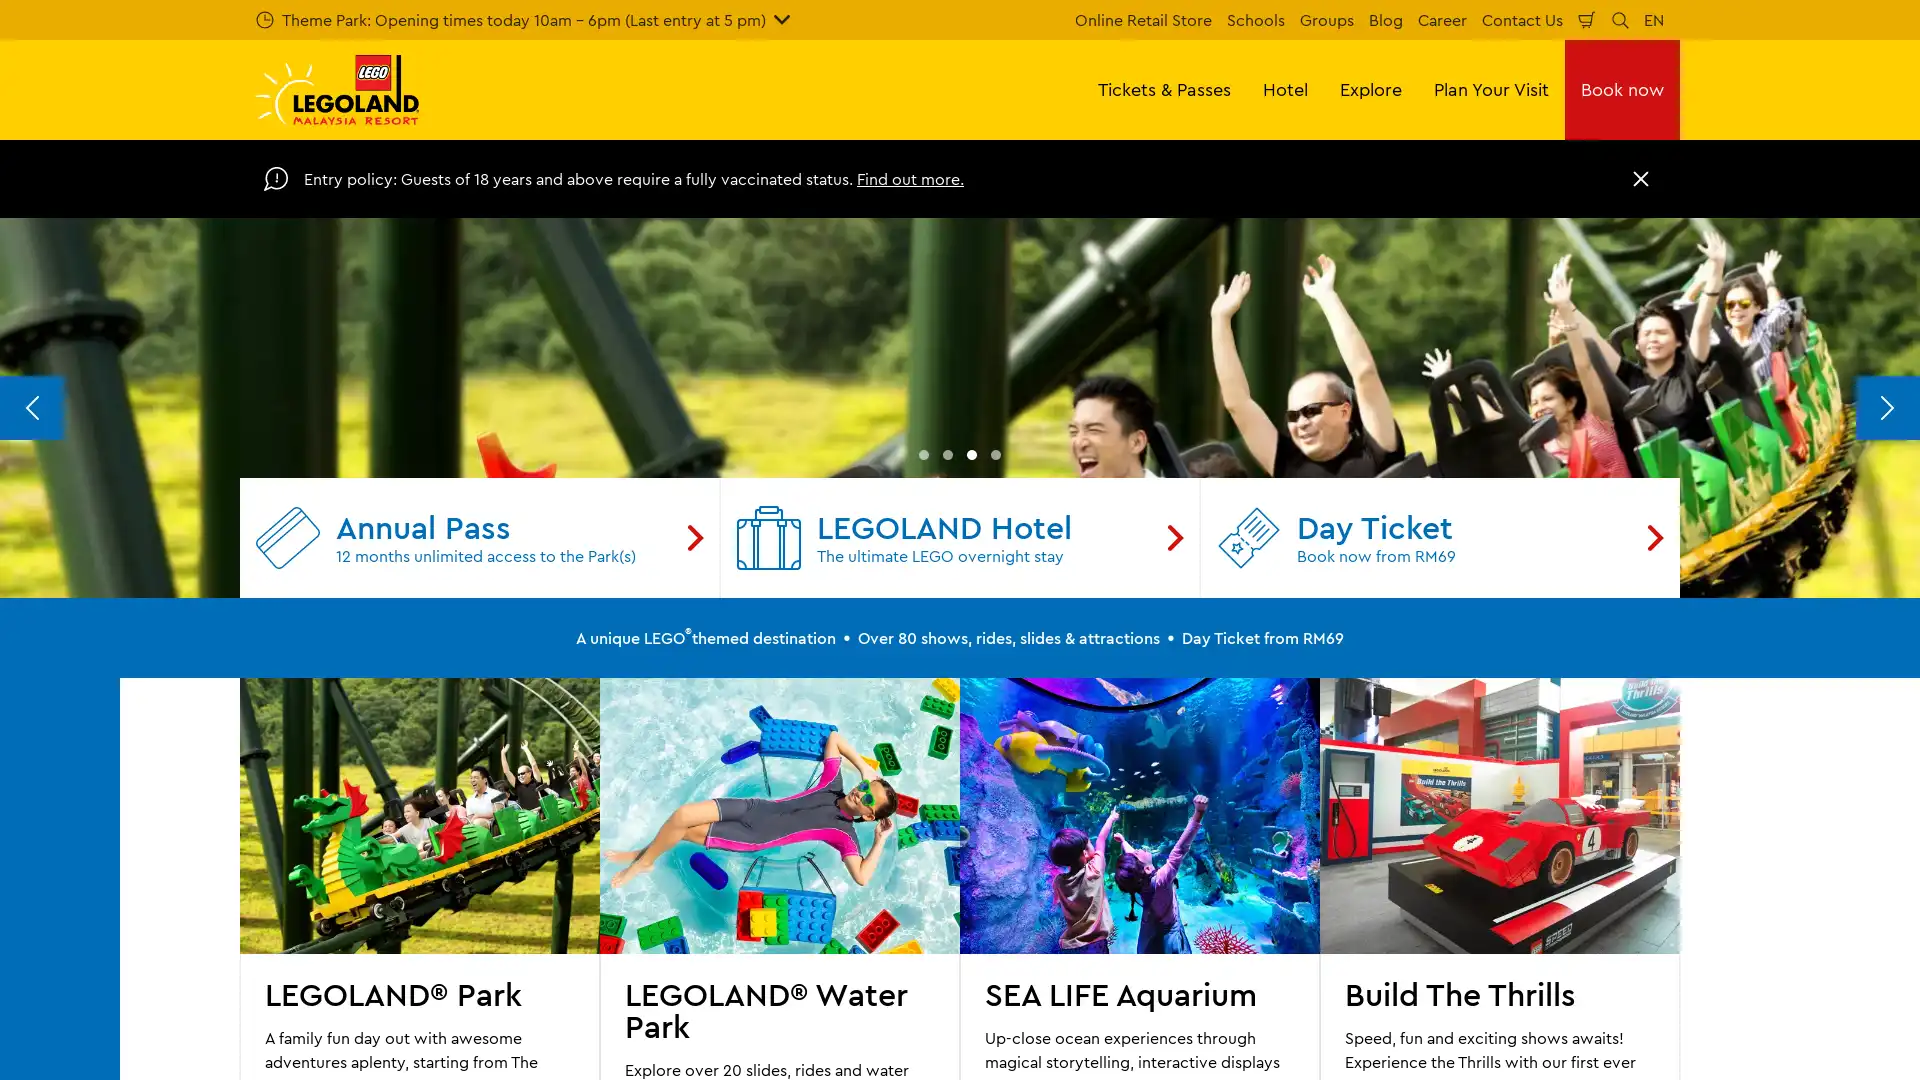  What do you see at coordinates (1586, 19) in the screenshot?
I see `Shopping Cart` at bounding box center [1586, 19].